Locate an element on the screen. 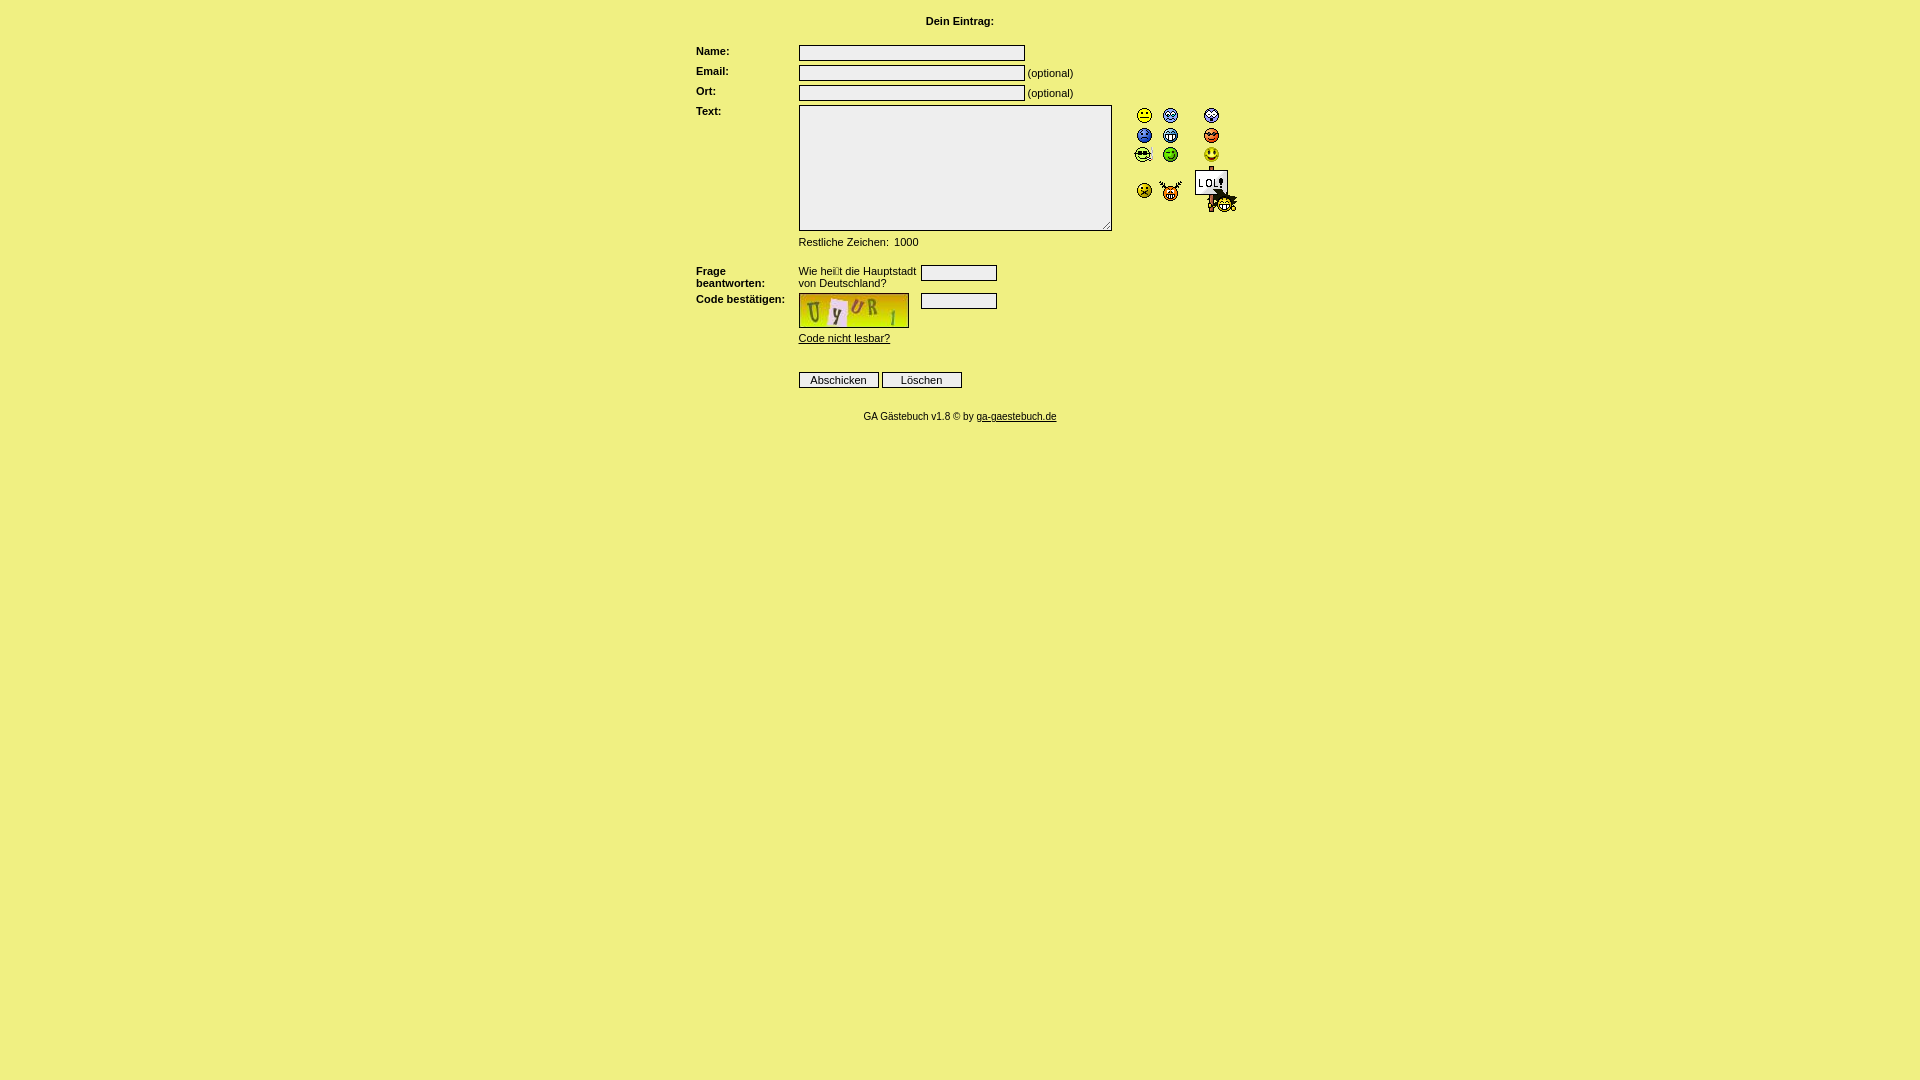 The height and width of the screenshot is (1080, 1920). ':lol:' is located at coordinates (1210, 190).